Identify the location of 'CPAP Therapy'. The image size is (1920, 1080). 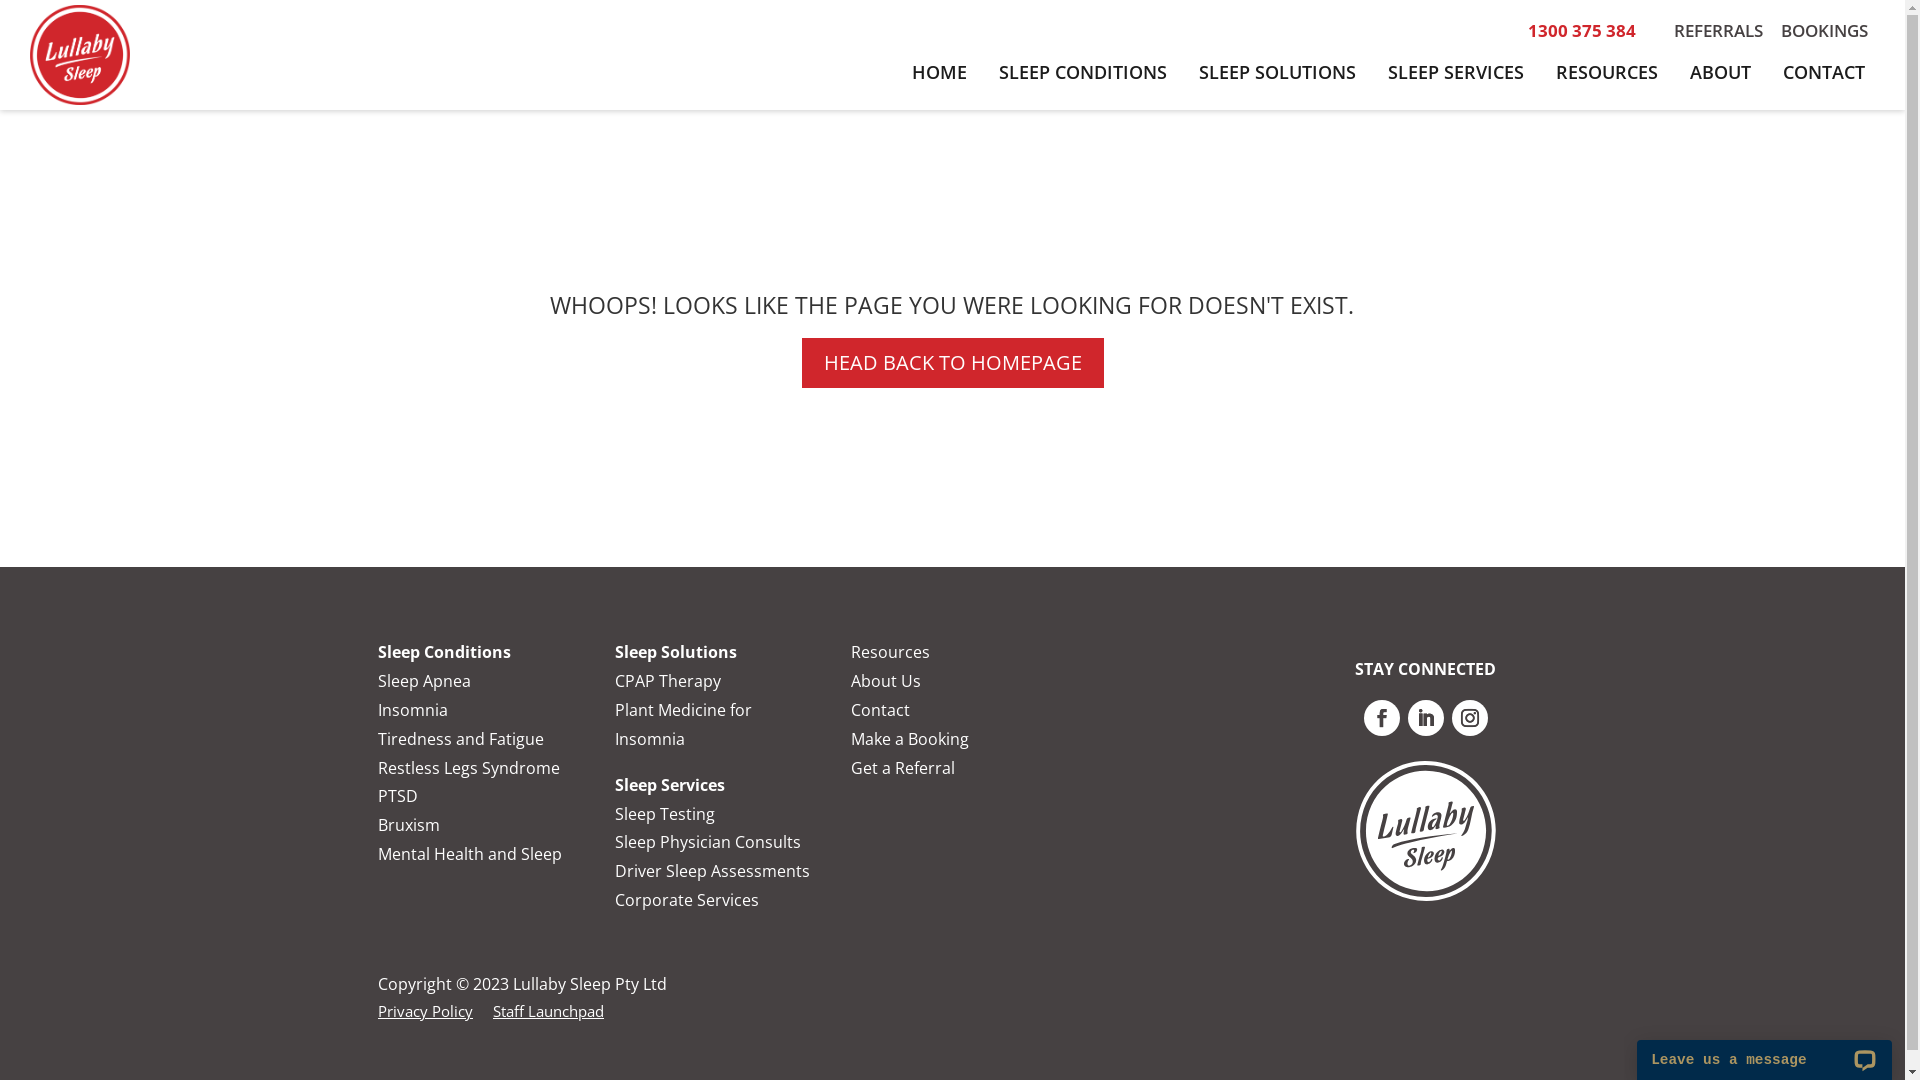
(667, 680).